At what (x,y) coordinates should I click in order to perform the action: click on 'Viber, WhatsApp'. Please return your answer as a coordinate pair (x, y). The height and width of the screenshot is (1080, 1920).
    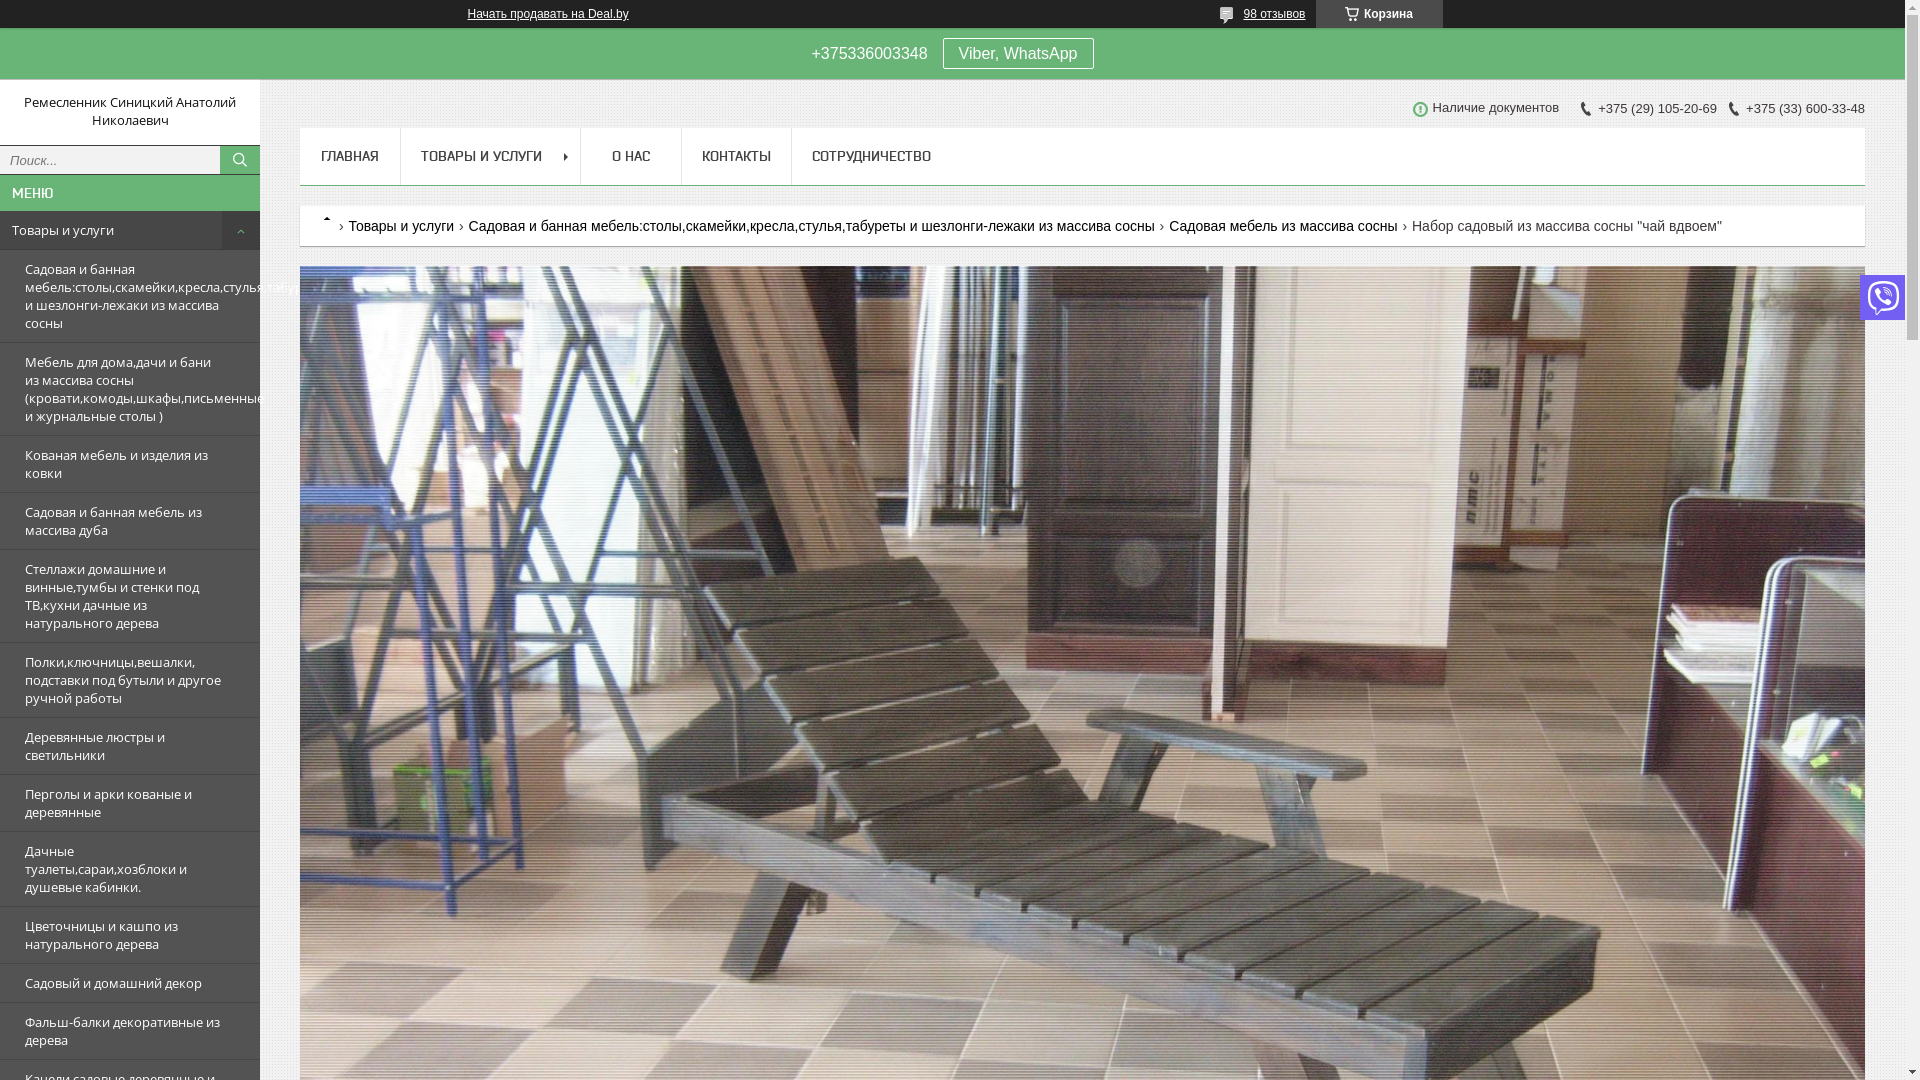
    Looking at the image, I should click on (941, 52).